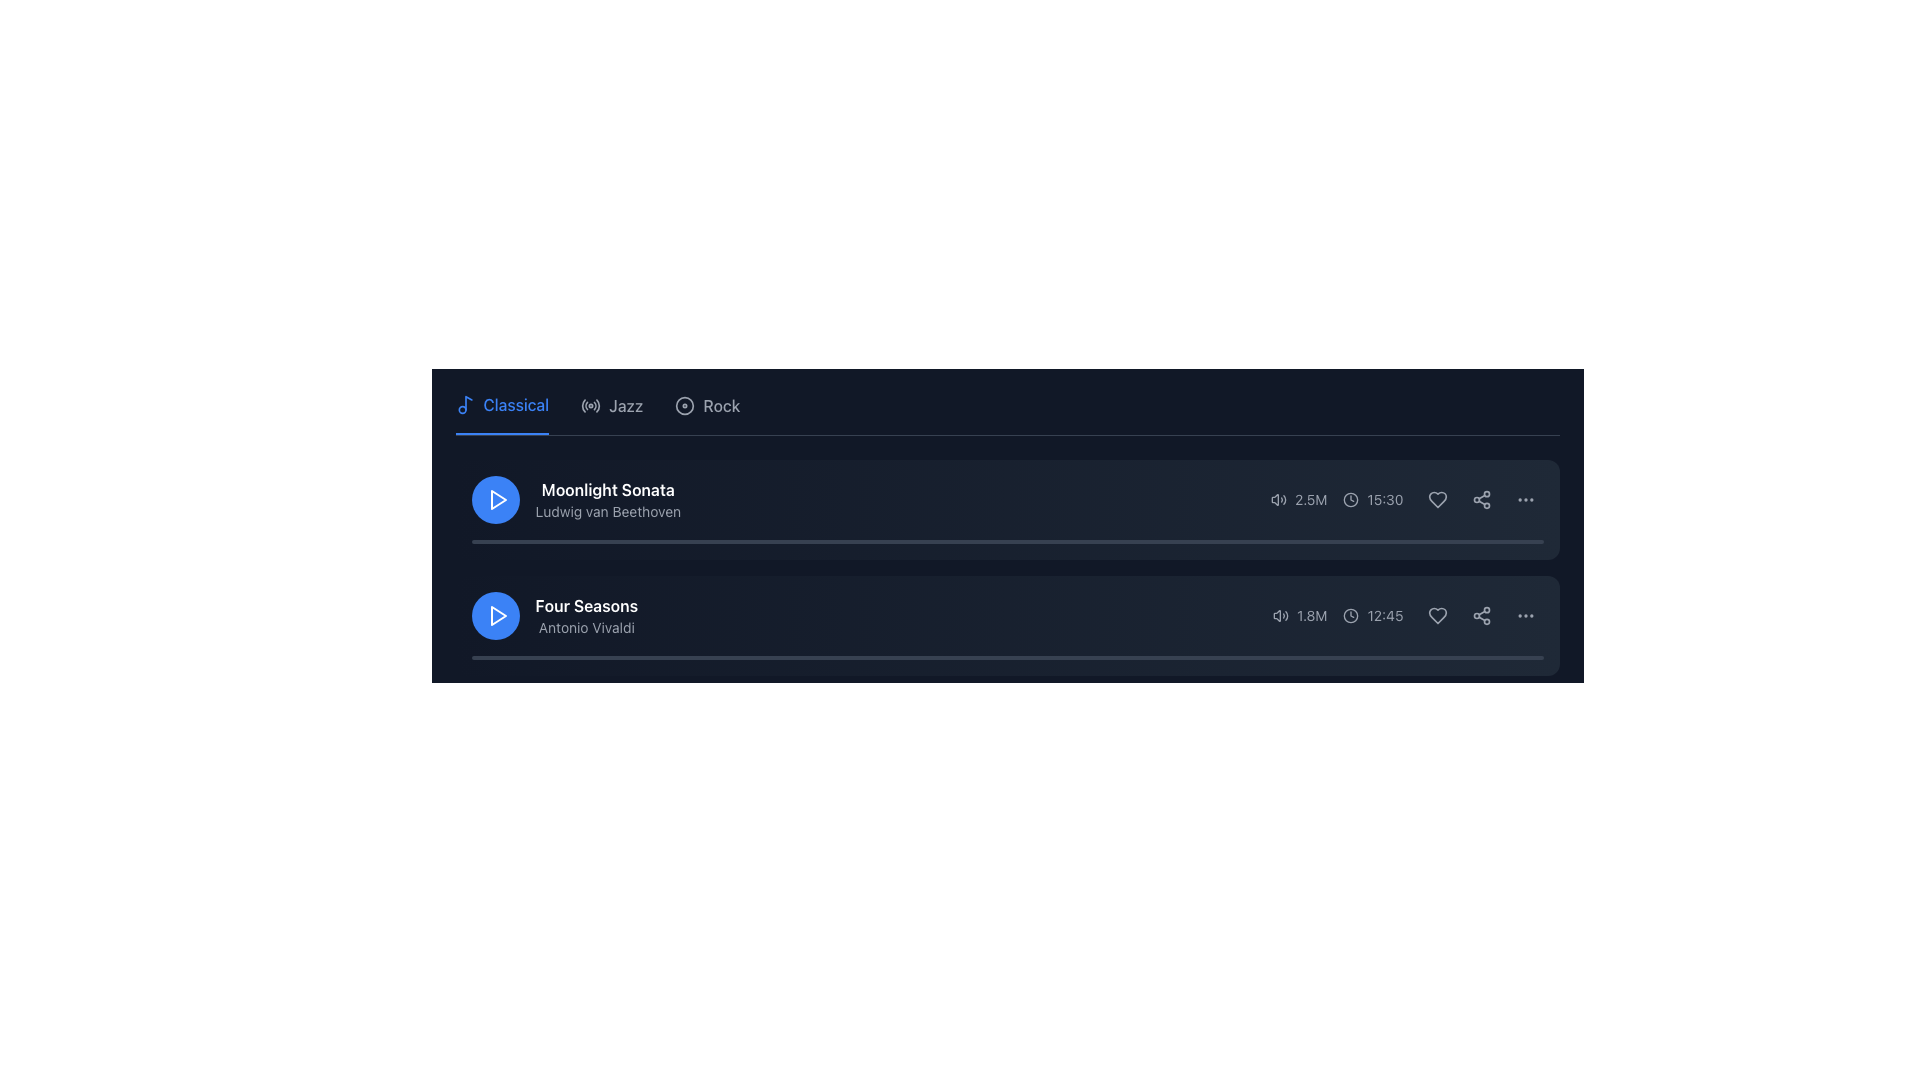 Image resolution: width=1920 pixels, height=1080 pixels. What do you see at coordinates (464, 405) in the screenshot?
I see `the blue outlined musical note icon located at the beginning of the 'Classical' category section in the navigation bar` at bounding box center [464, 405].